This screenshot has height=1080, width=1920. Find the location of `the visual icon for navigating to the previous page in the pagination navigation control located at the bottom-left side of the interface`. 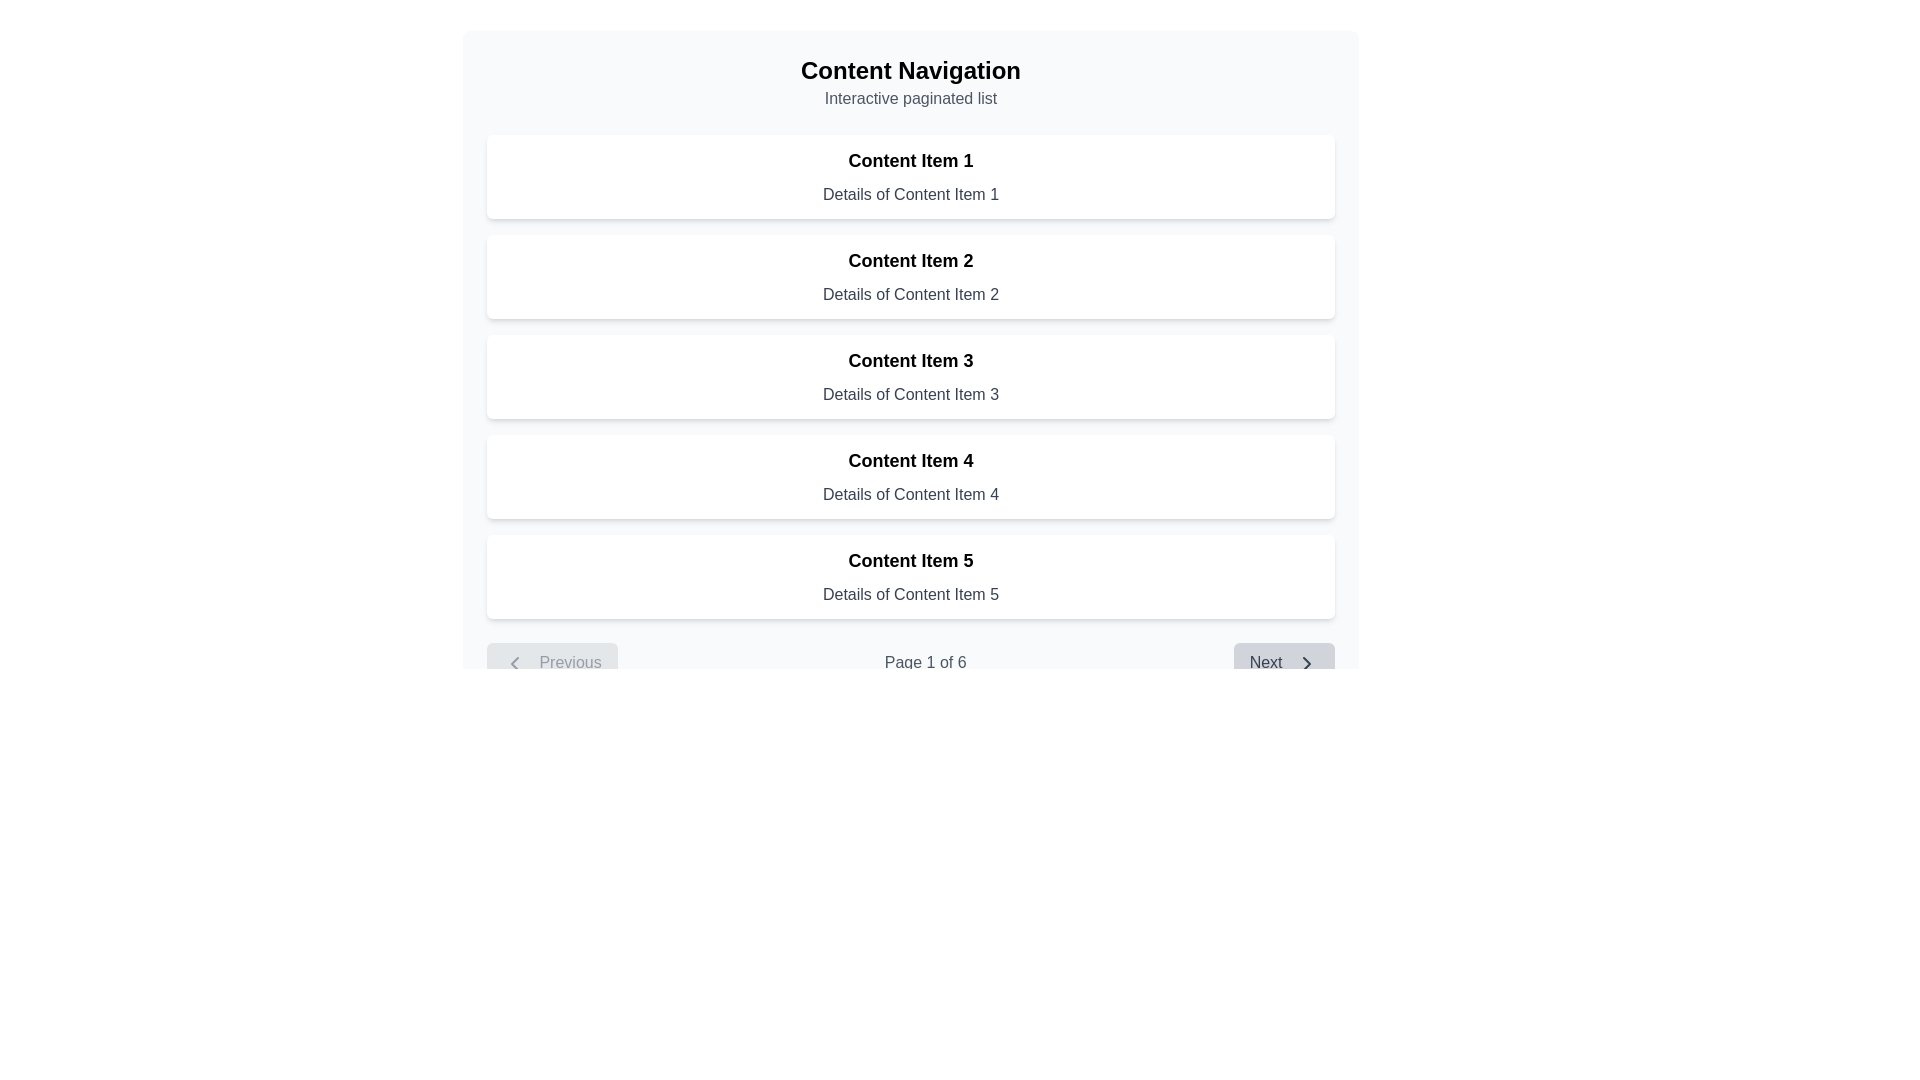

the visual icon for navigating to the previous page in the pagination navigation control located at the bottom-left side of the interface is located at coordinates (514, 663).